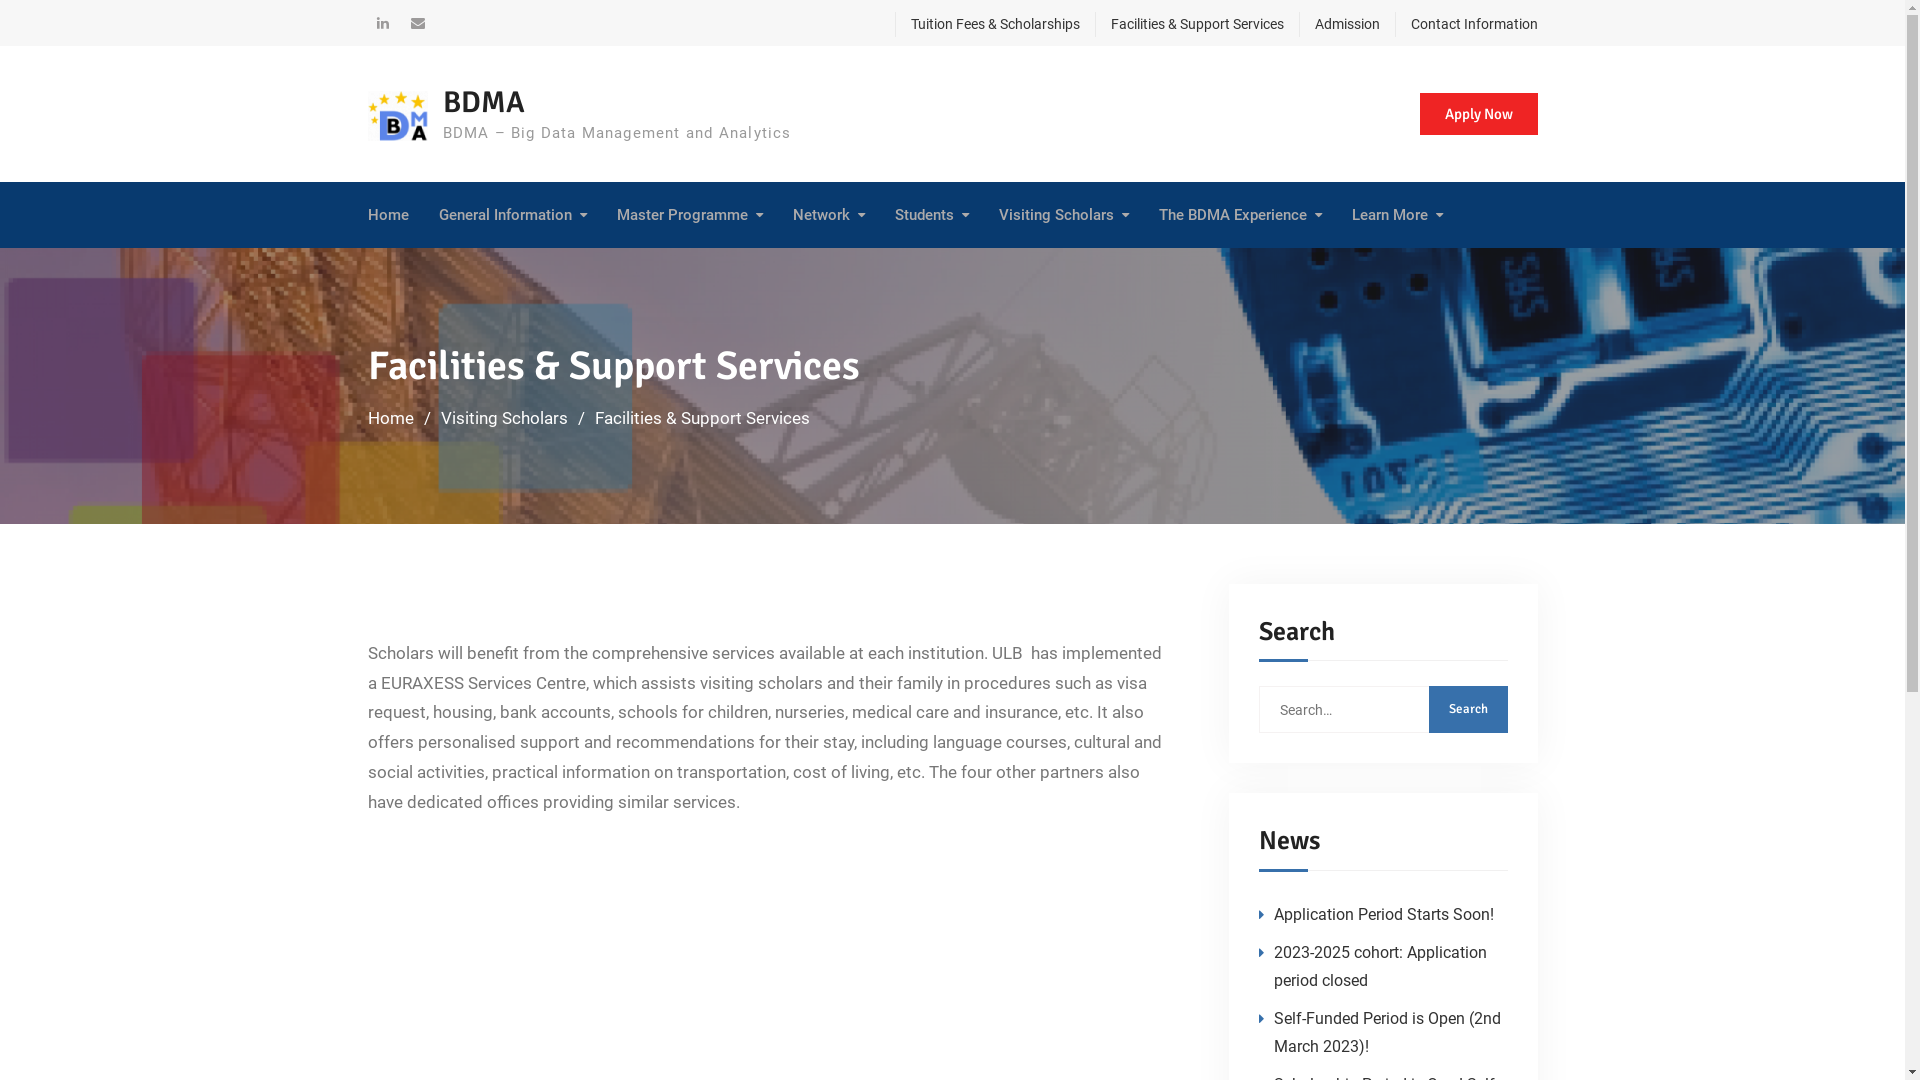 Image resolution: width=1920 pixels, height=1080 pixels. What do you see at coordinates (1478, 113) in the screenshot?
I see `'Apply Now'` at bounding box center [1478, 113].